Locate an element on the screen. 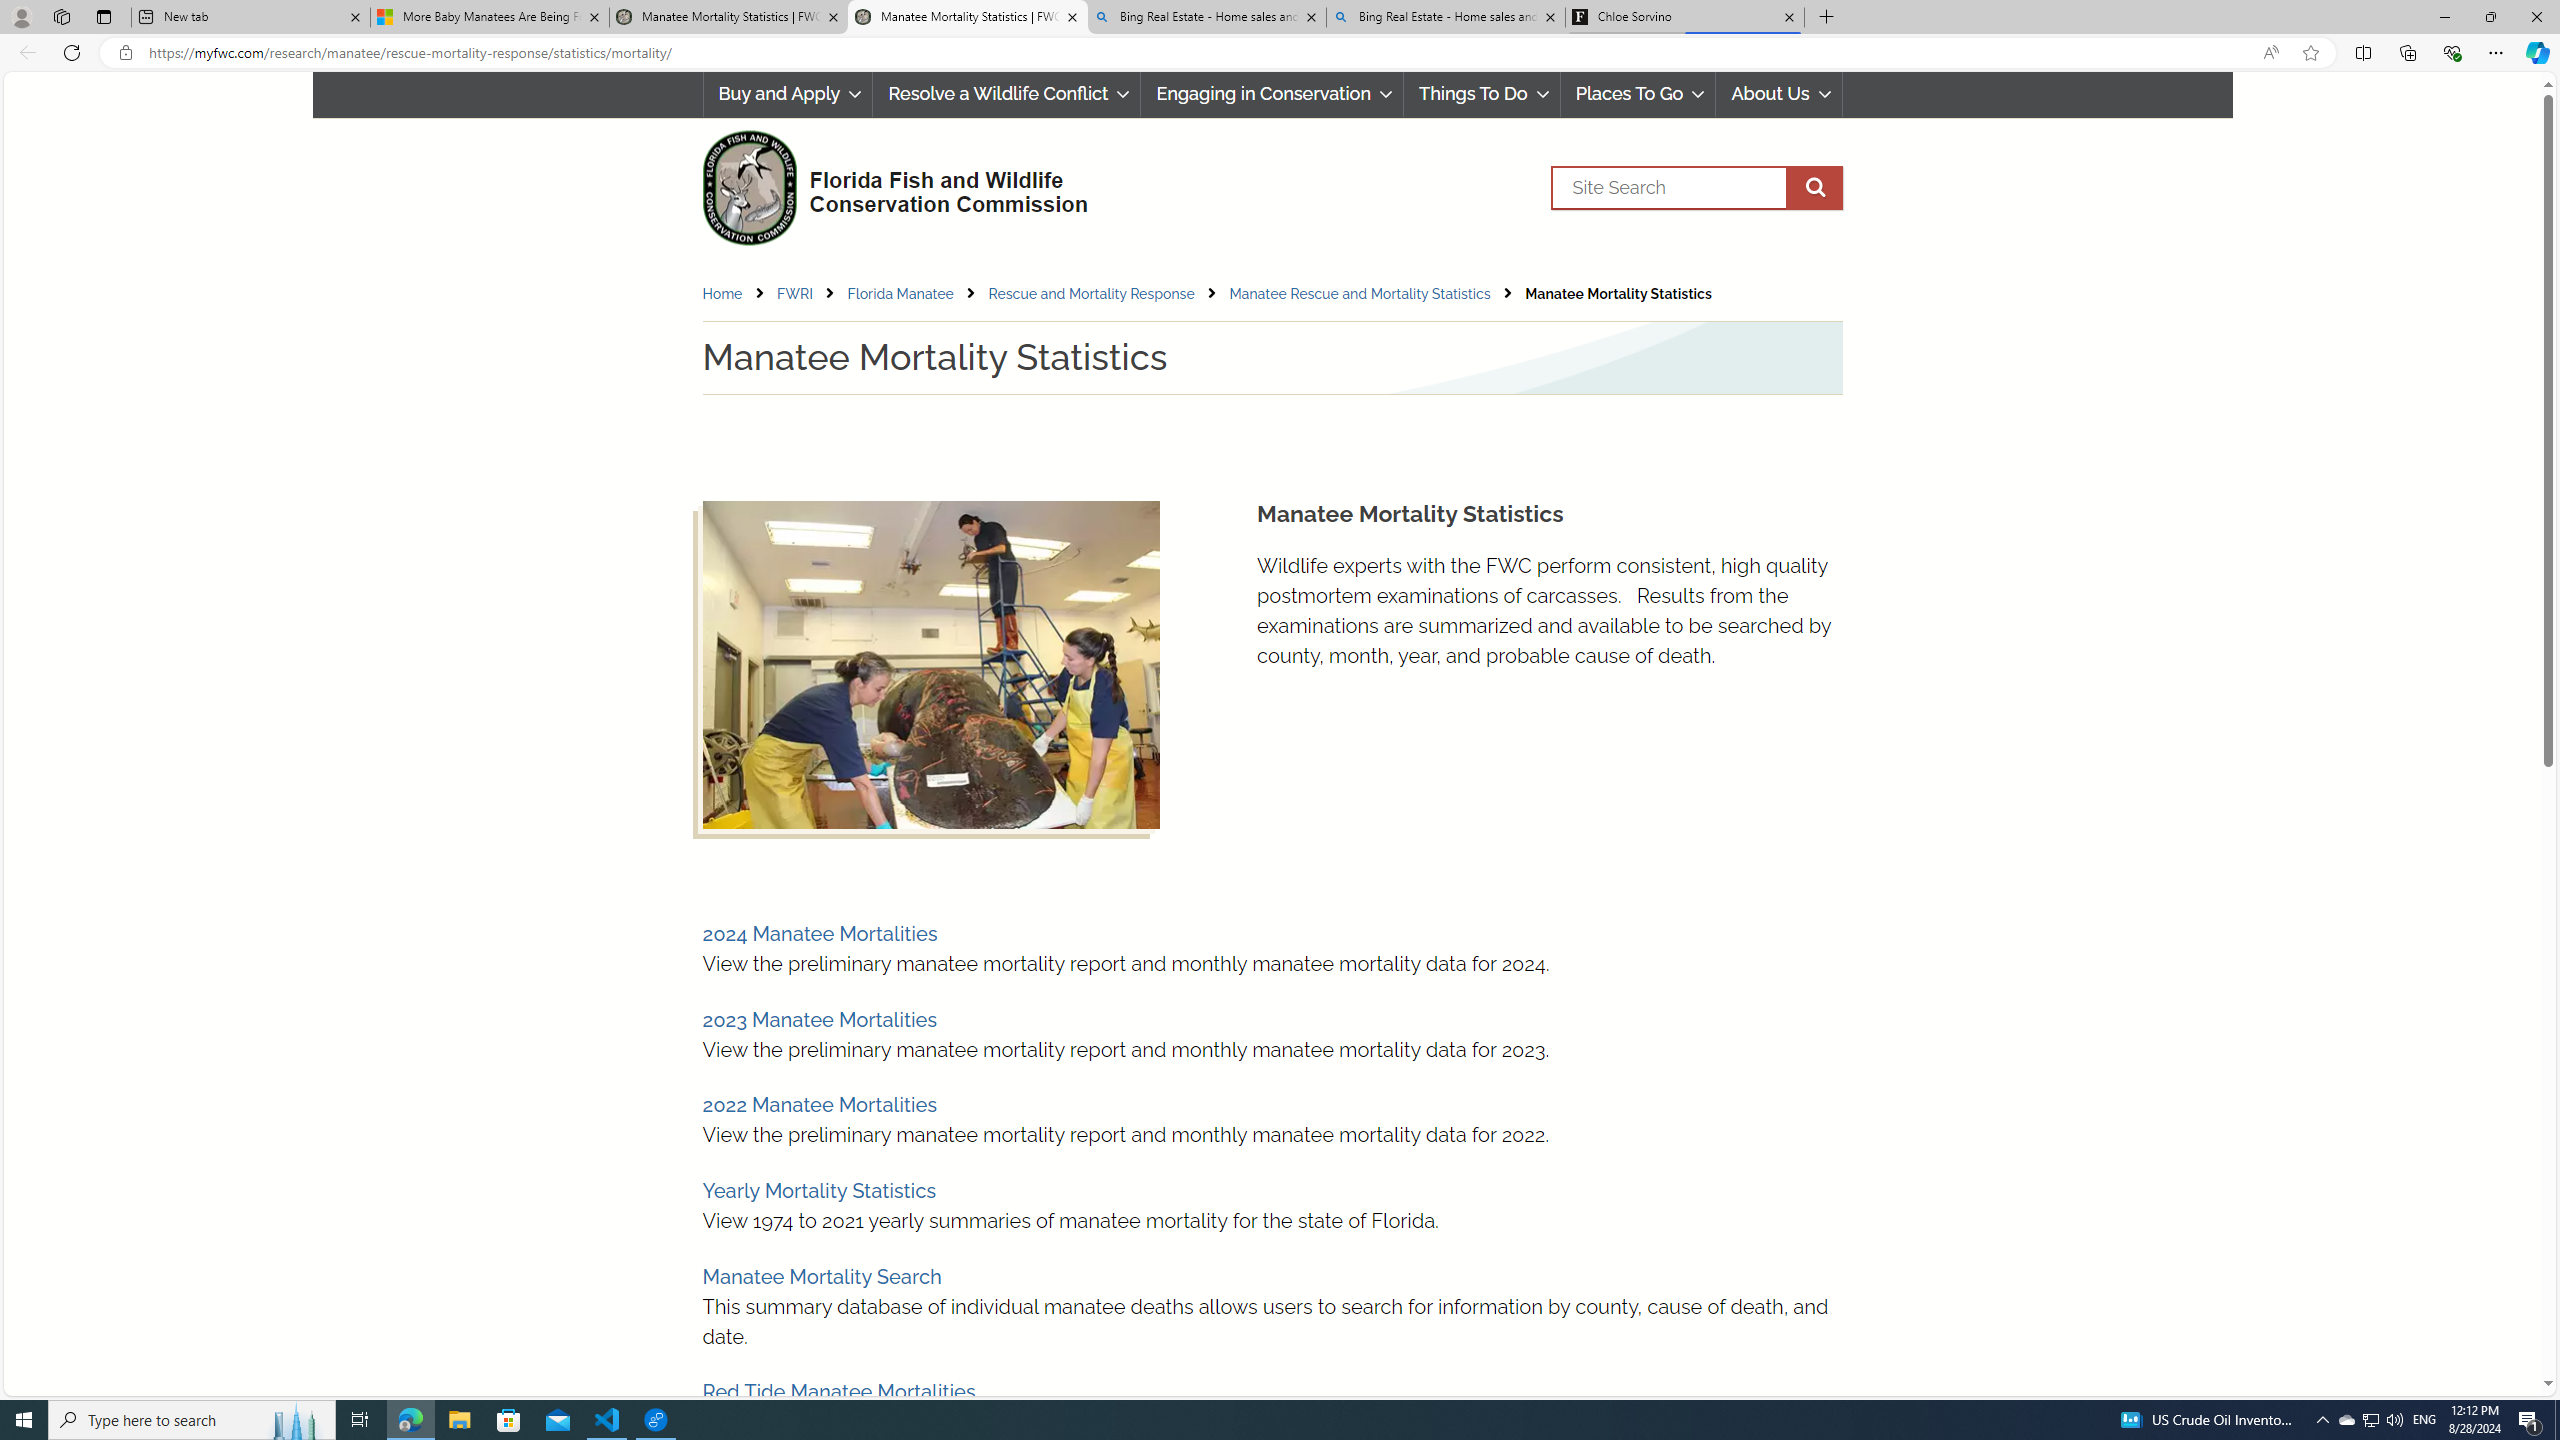 This screenshot has height=1440, width=2560. 'Rescue and Mortality Response' is located at coordinates (1091, 294).